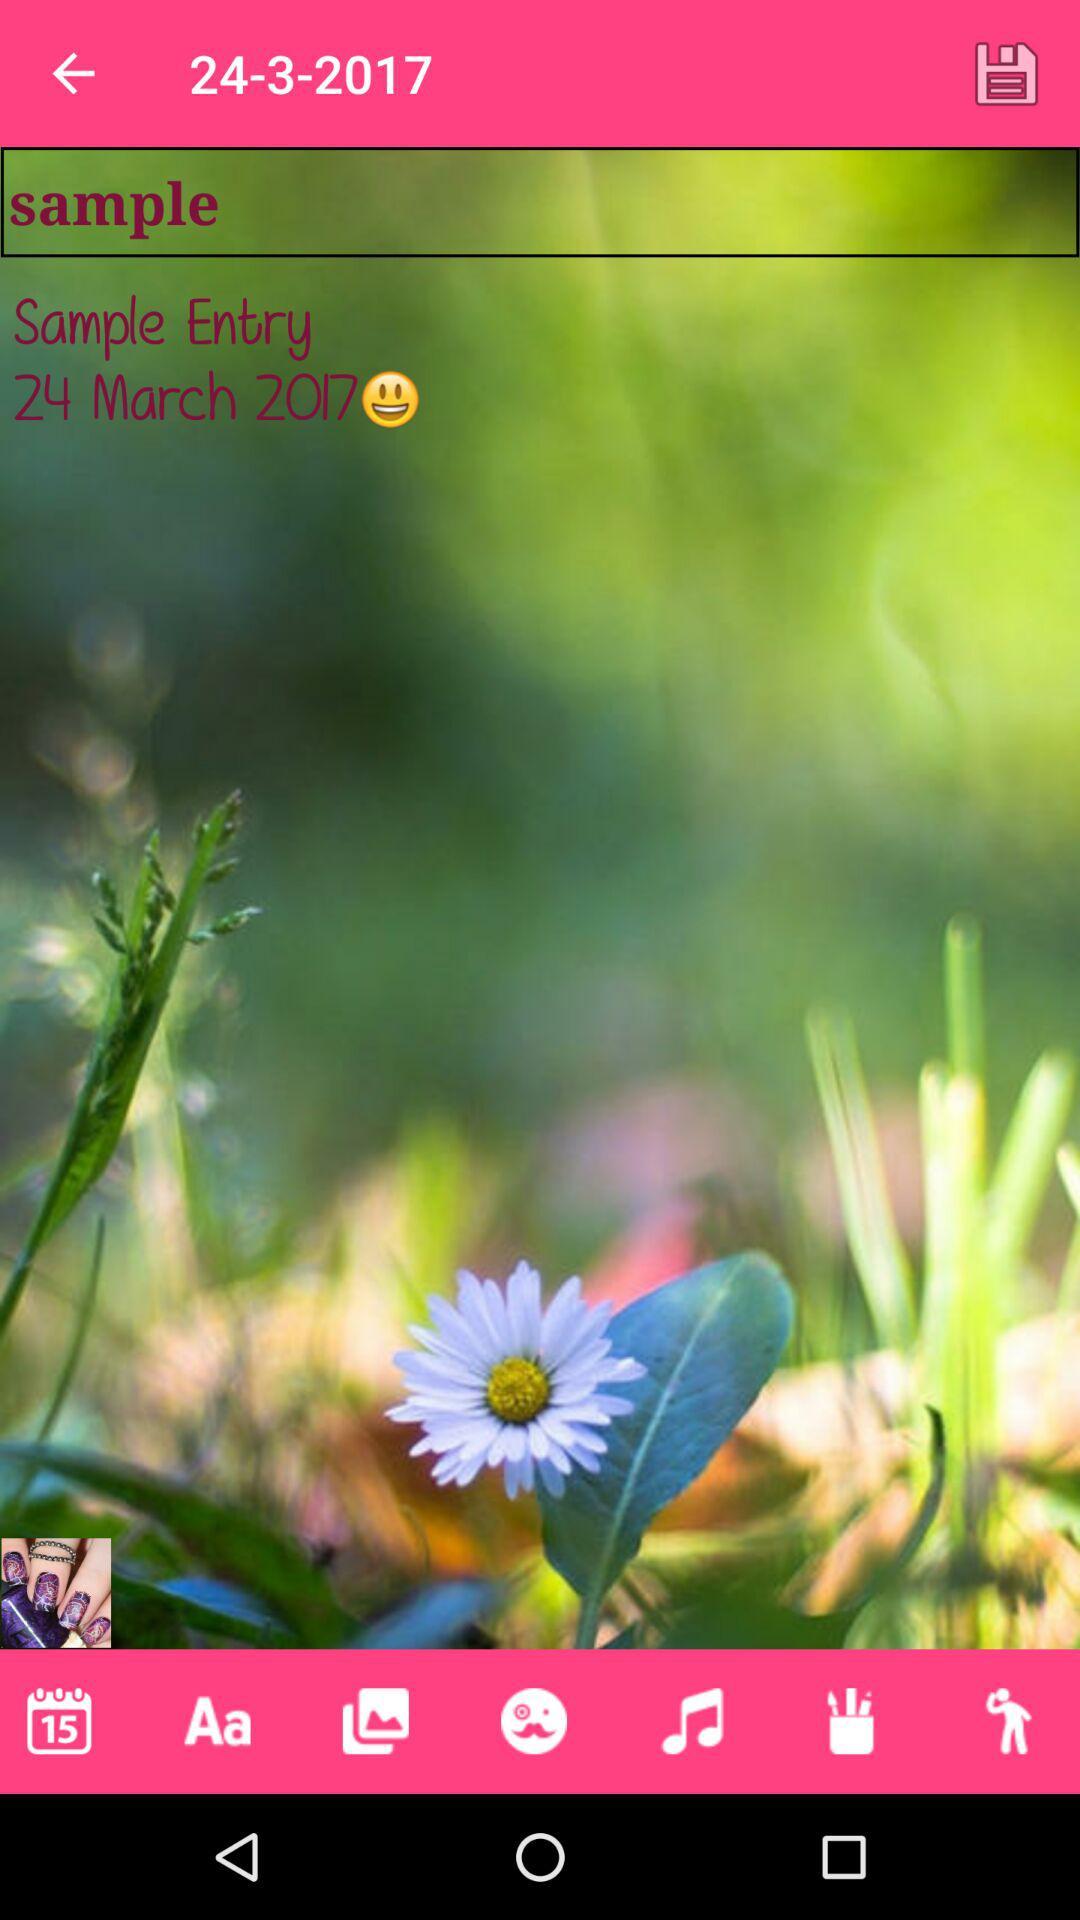 This screenshot has height=1920, width=1080. Describe the element at coordinates (532, 1720) in the screenshot. I see `open editor` at that location.